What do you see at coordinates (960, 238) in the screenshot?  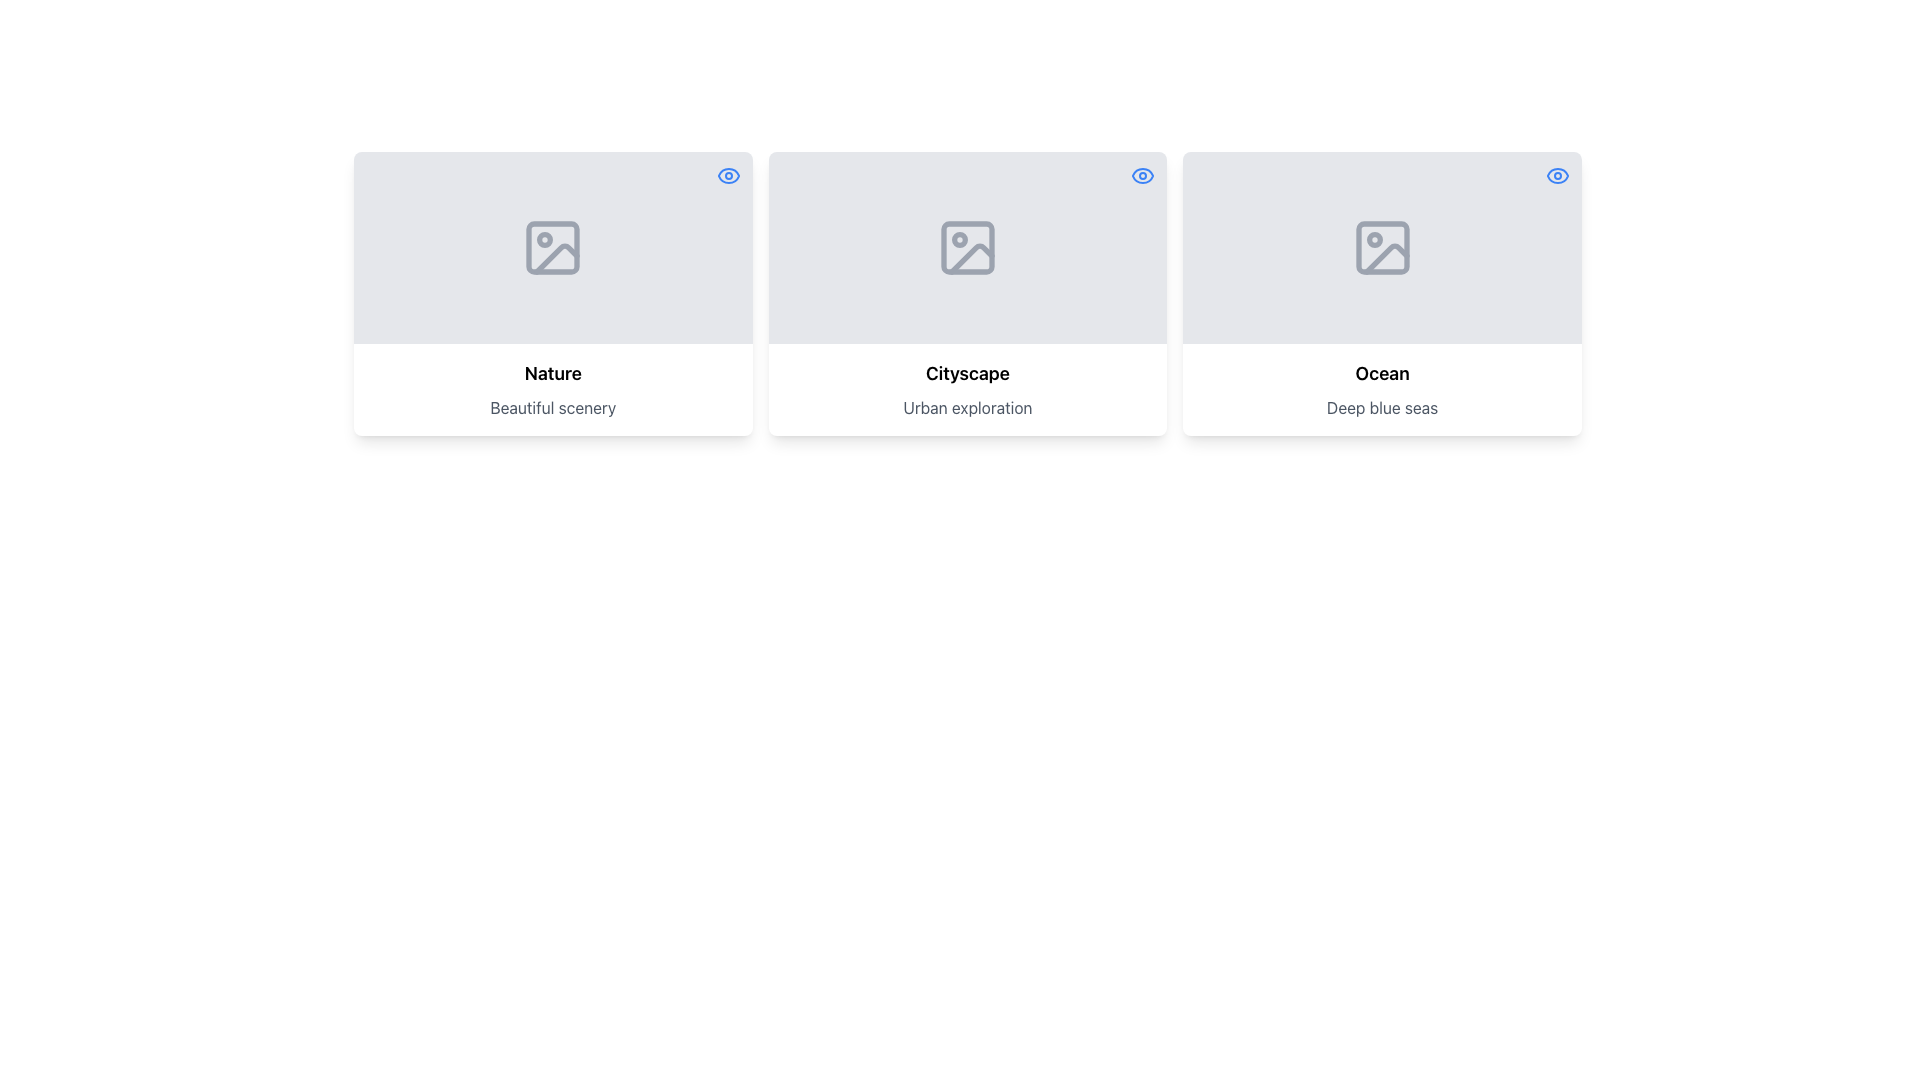 I see `the small circular shape within the gray-toned icon of the 'Cityscape' card, located near its top-left corner` at bounding box center [960, 238].